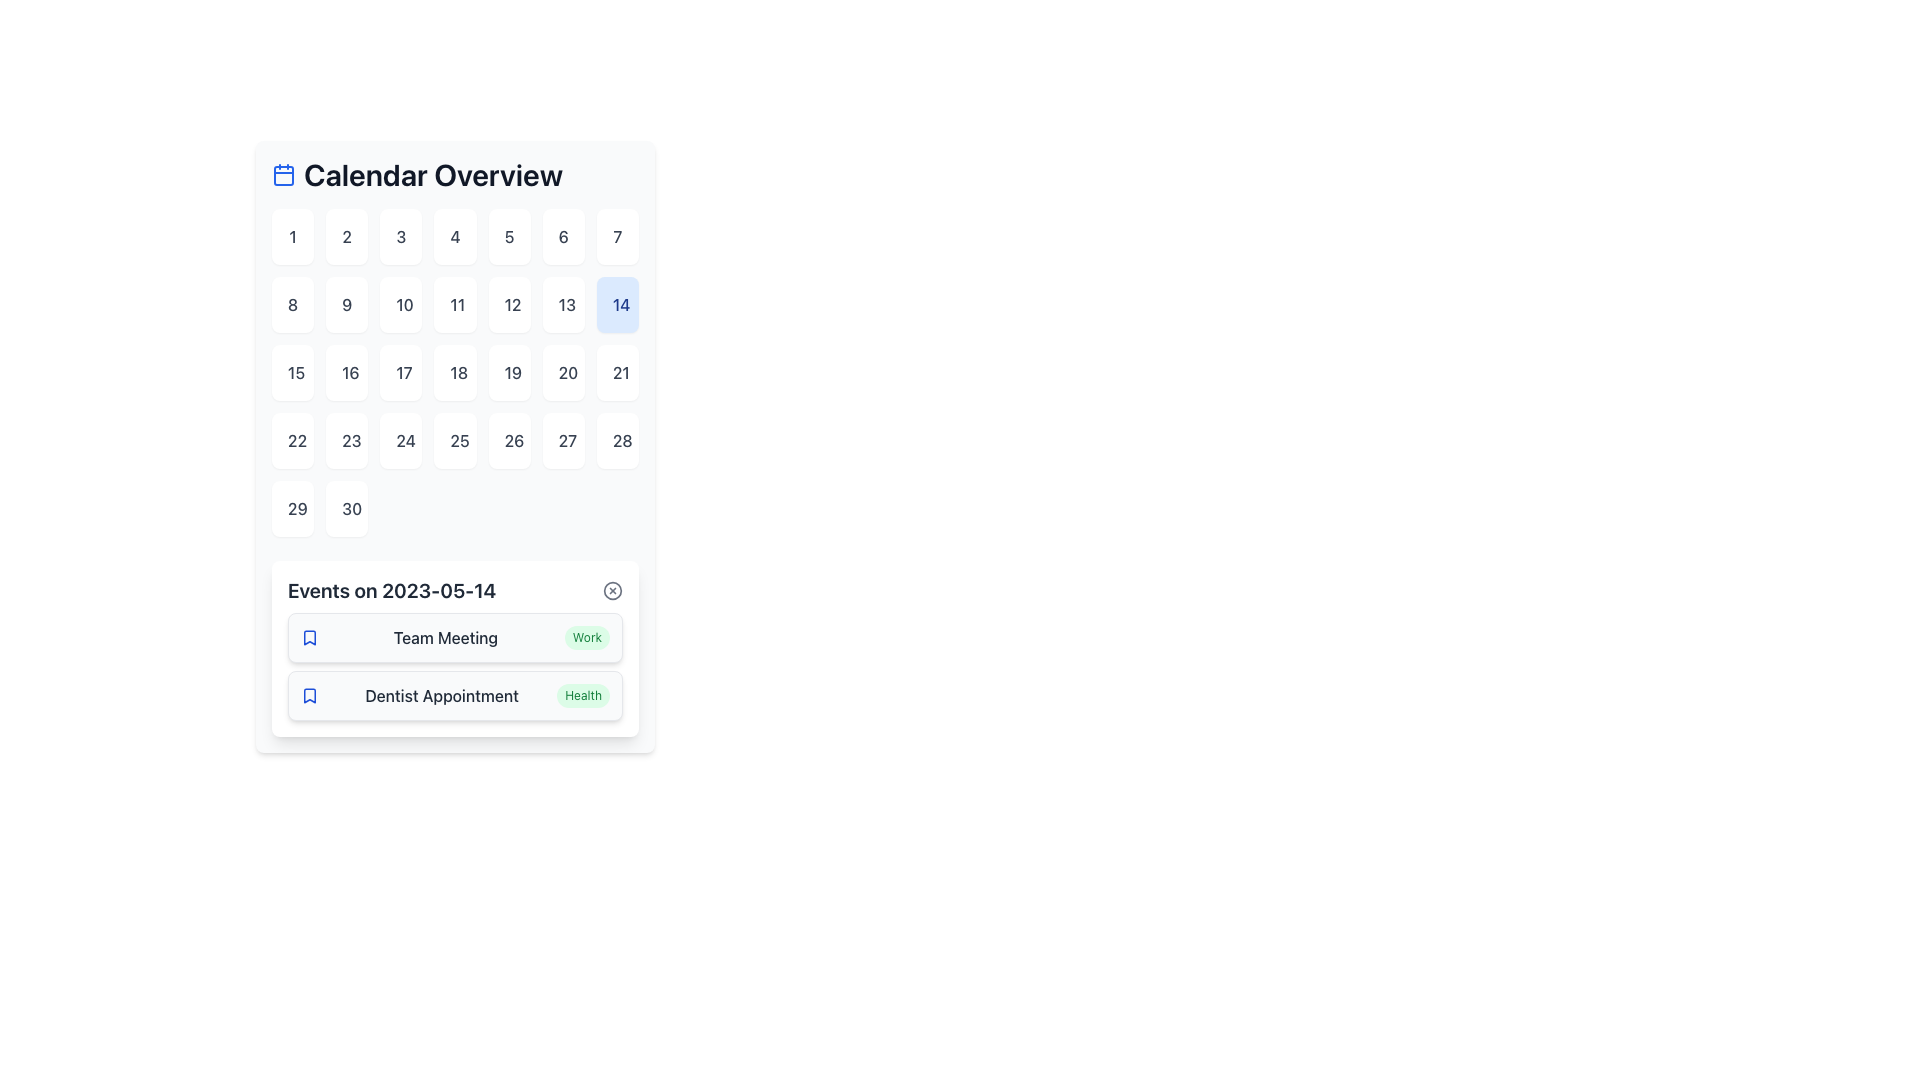 The image size is (1920, 1080). What do you see at coordinates (440, 694) in the screenshot?
I see `the central text label that displays the title of the second event entry under 'Events on 2023-05-14', which is located below 'Team Meeting'` at bounding box center [440, 694].